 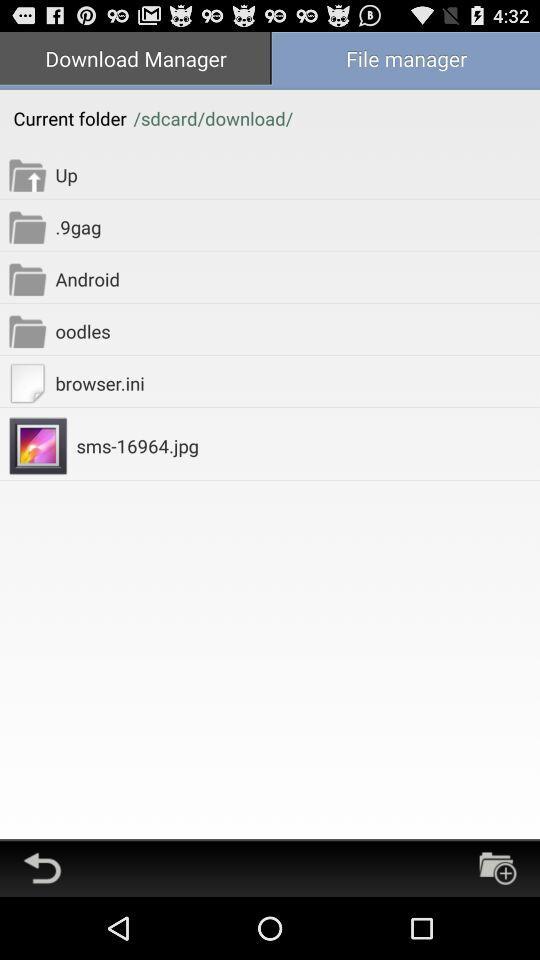 What do you see at coordinates (496, 929) in the screenshot?
I see `the folder icon` at bounding box center [496, 929].